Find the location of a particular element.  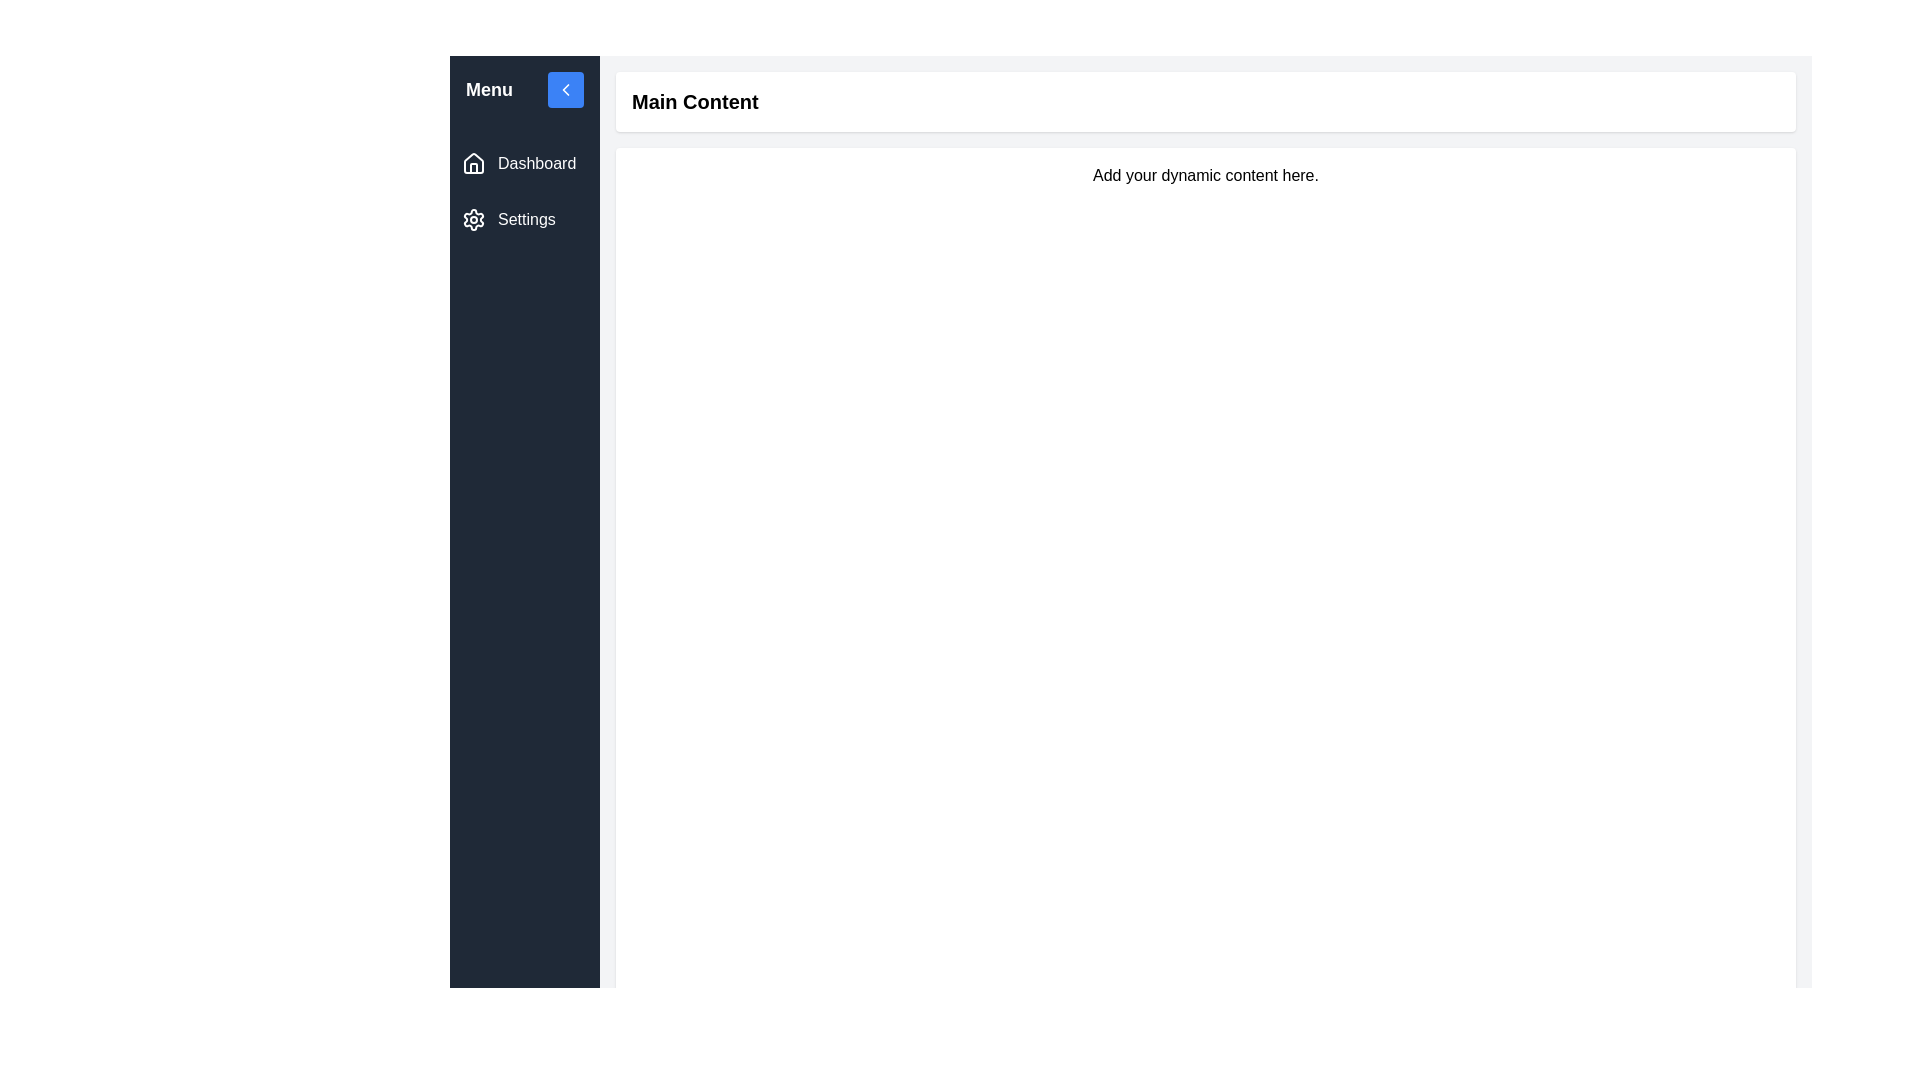

the 'Dashboard' menu item text label located in the vertical navigation menu on the left, which is positioned next to a house icon and above the 'Settings' label is located at coordinates (537, 163).